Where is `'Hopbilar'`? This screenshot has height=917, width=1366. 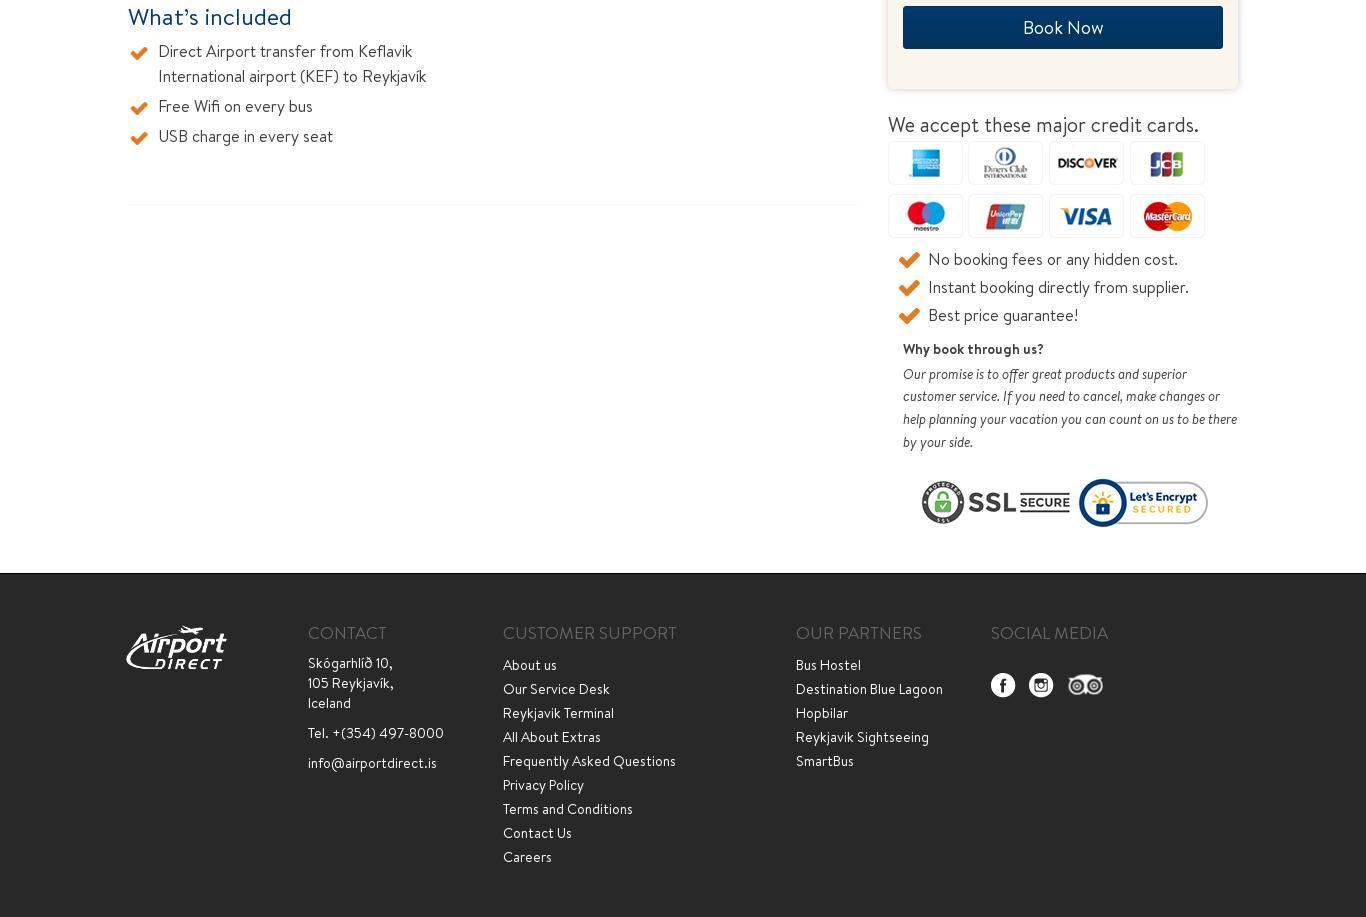
'Hopbilar' is located at coordinates (795, 711).